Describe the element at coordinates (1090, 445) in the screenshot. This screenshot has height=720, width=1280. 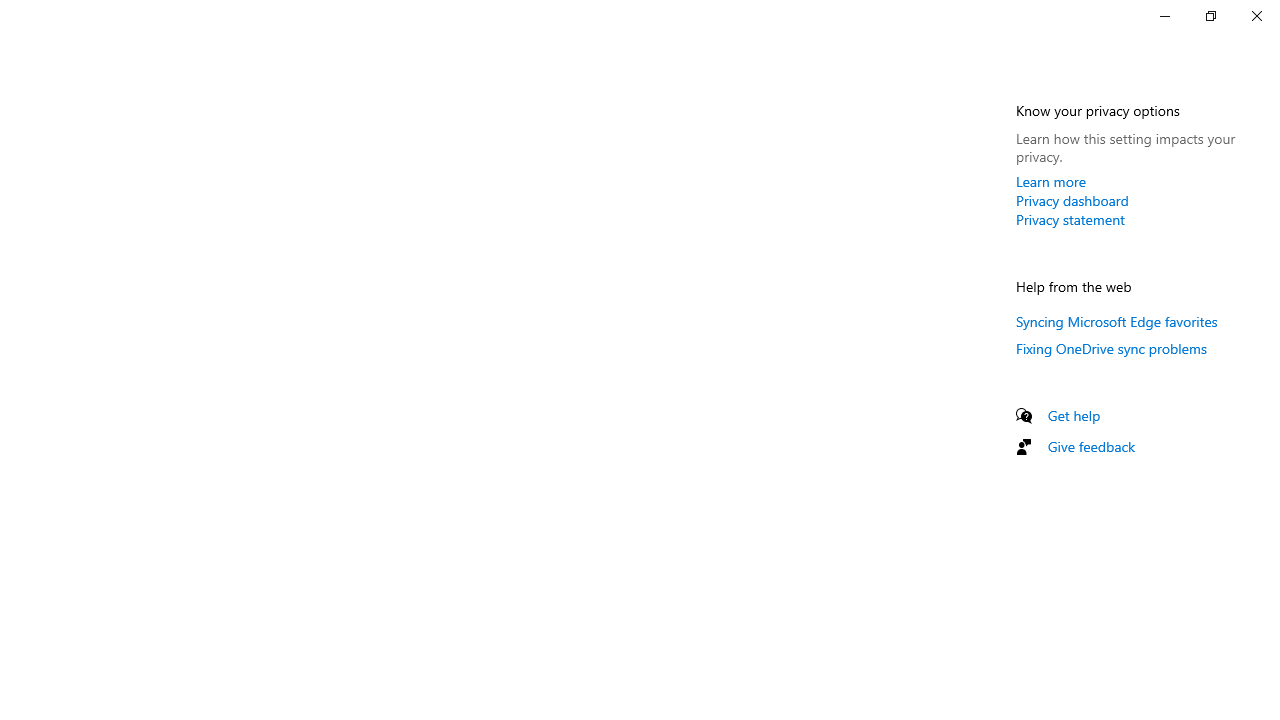
I see `'Give feedback'` at that location.